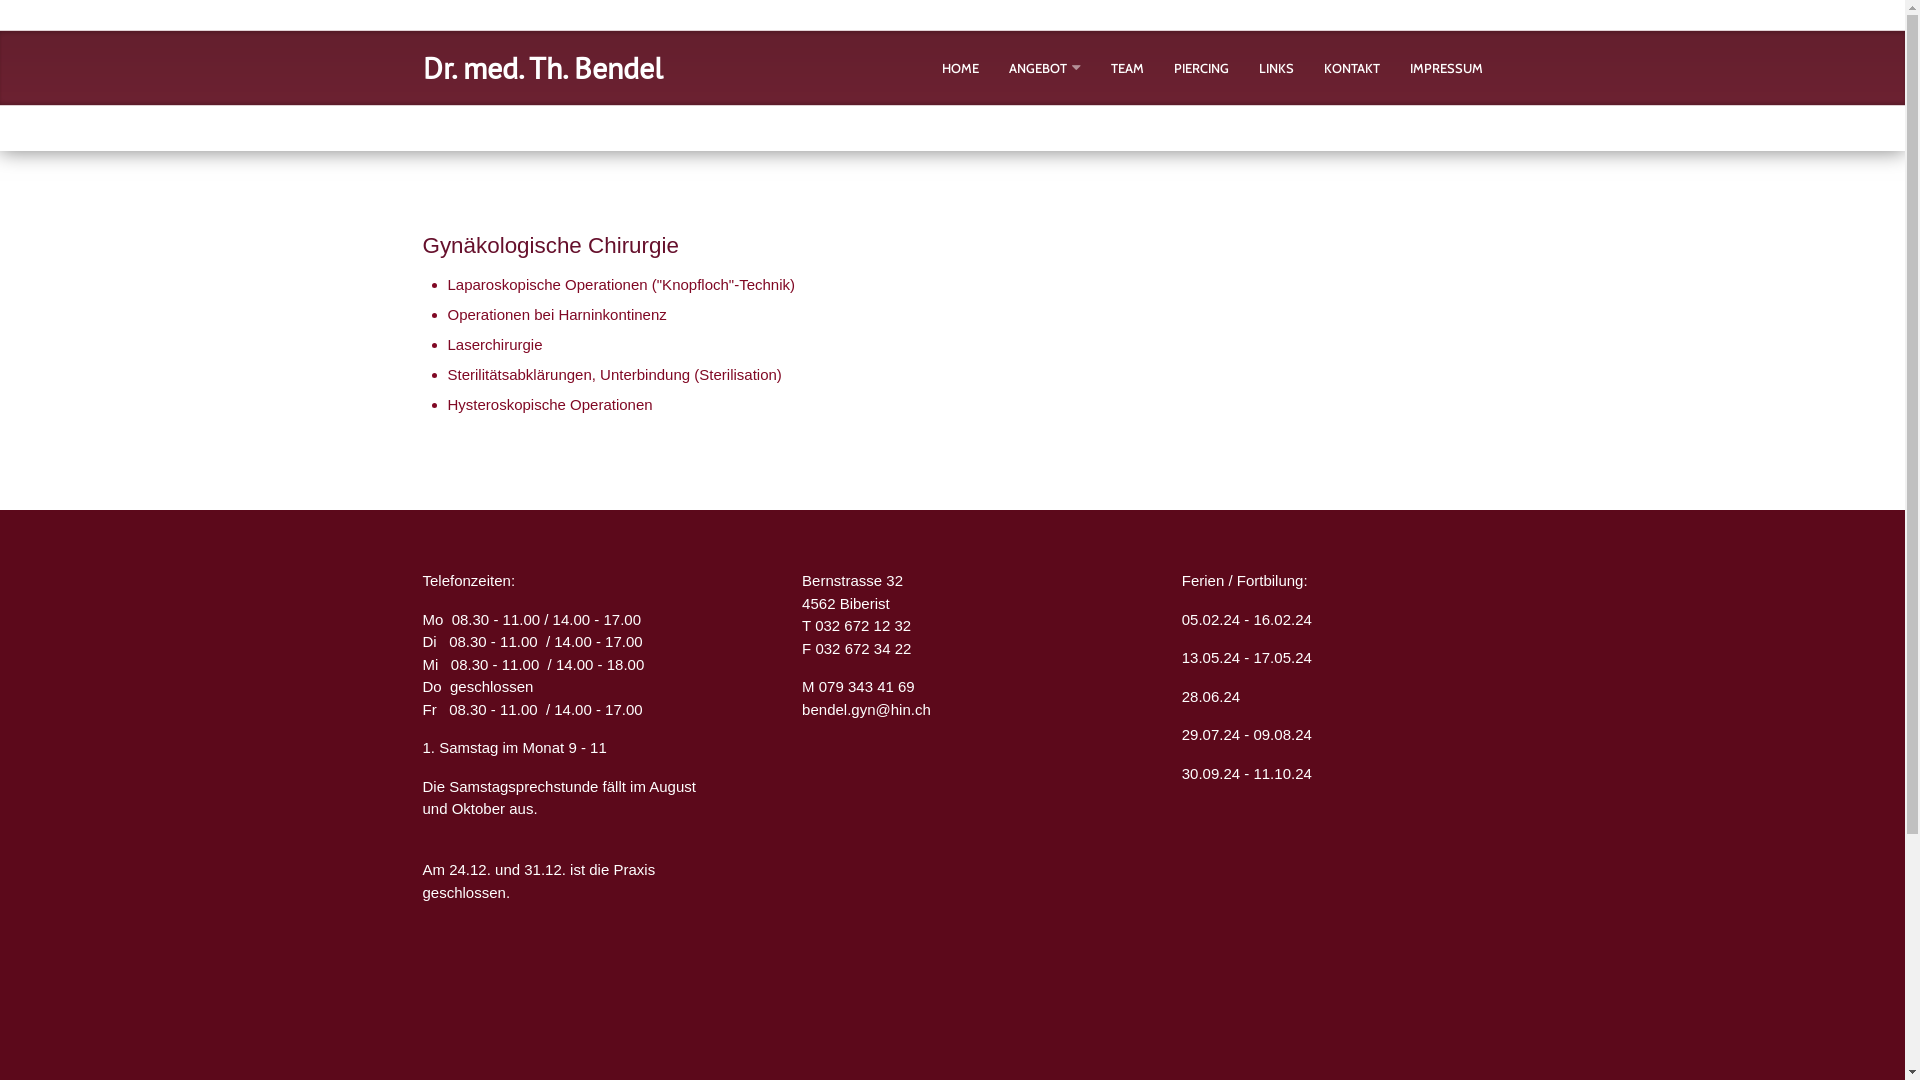 The image size is (1920, 1080). What do you see at coordinates (1446, 67) in the screenshot?
I see `'IMPRESSUM'` at bounding box center [1446, 67].